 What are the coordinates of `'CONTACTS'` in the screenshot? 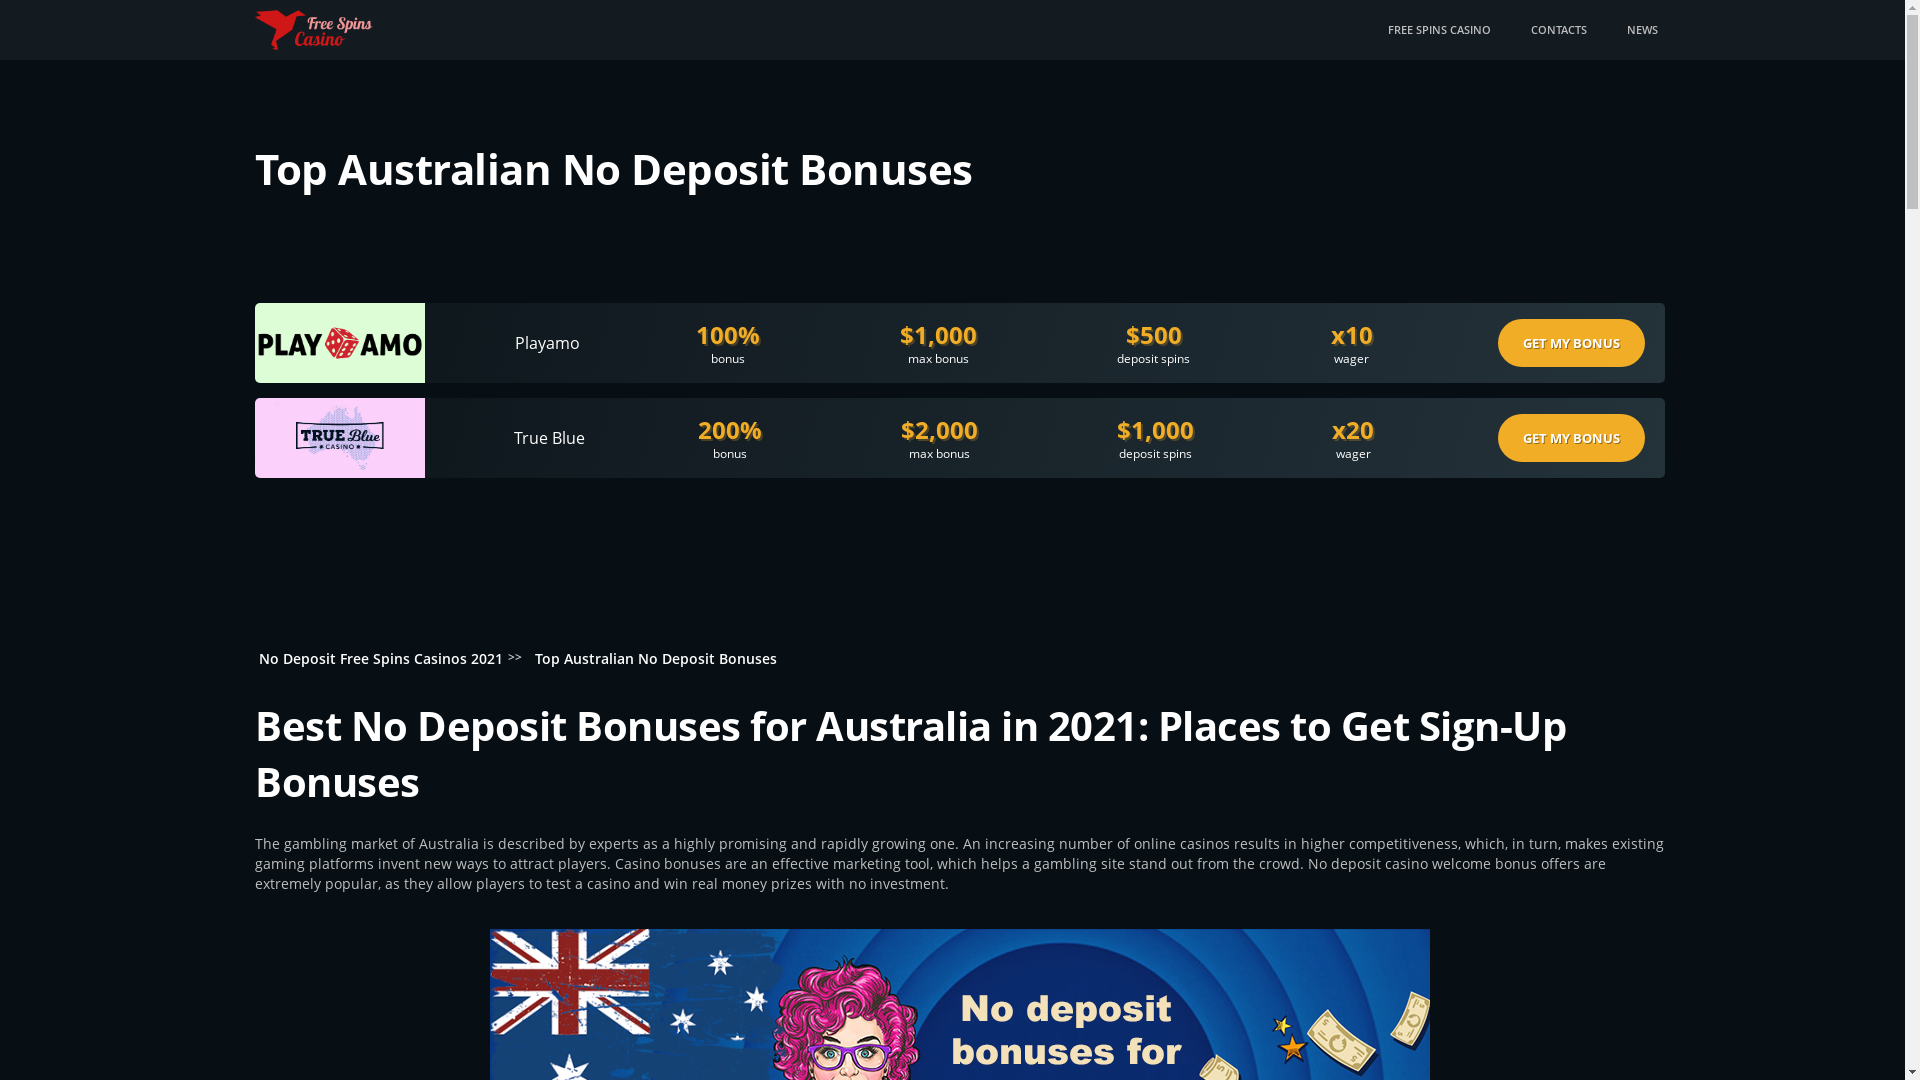 It's located at (1529, 30).